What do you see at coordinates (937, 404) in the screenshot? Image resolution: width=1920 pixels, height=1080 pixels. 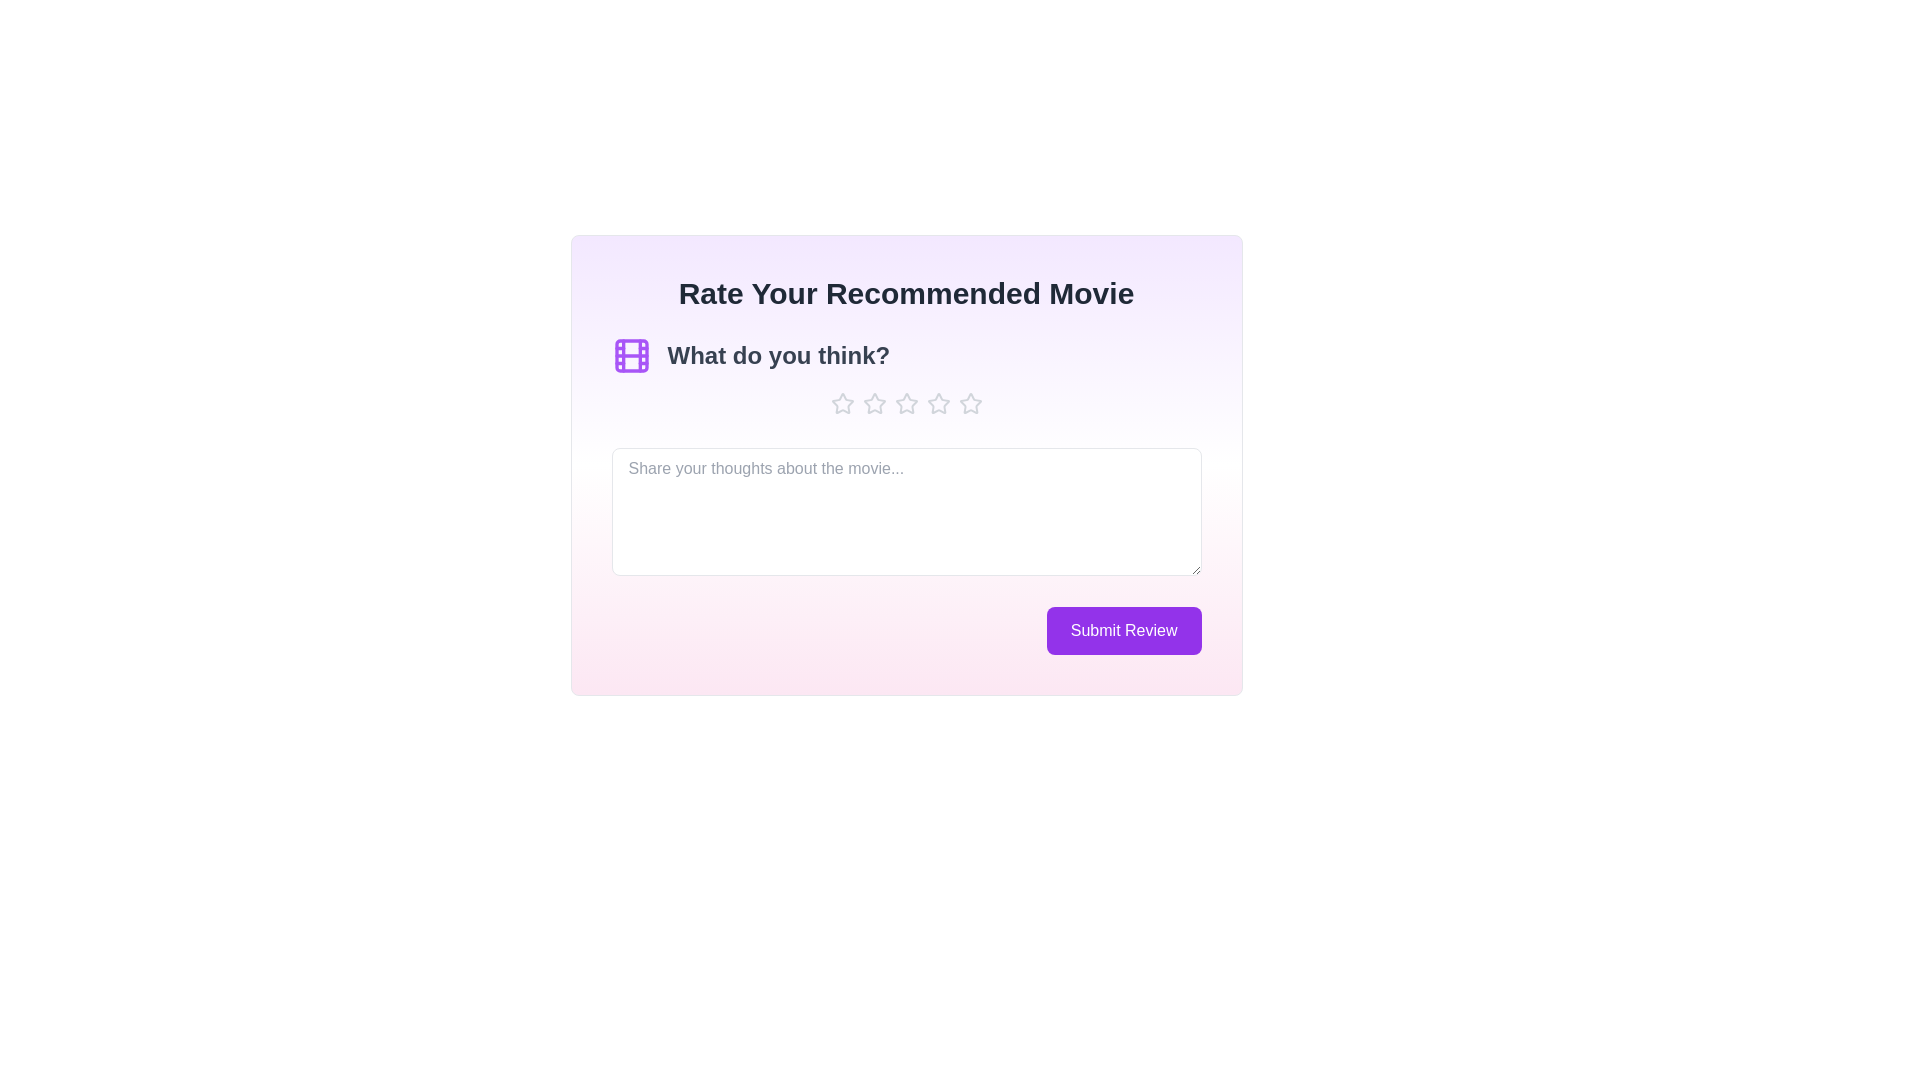 I see `the star icon to set the rating to 4` at bounding box center [937, 404].